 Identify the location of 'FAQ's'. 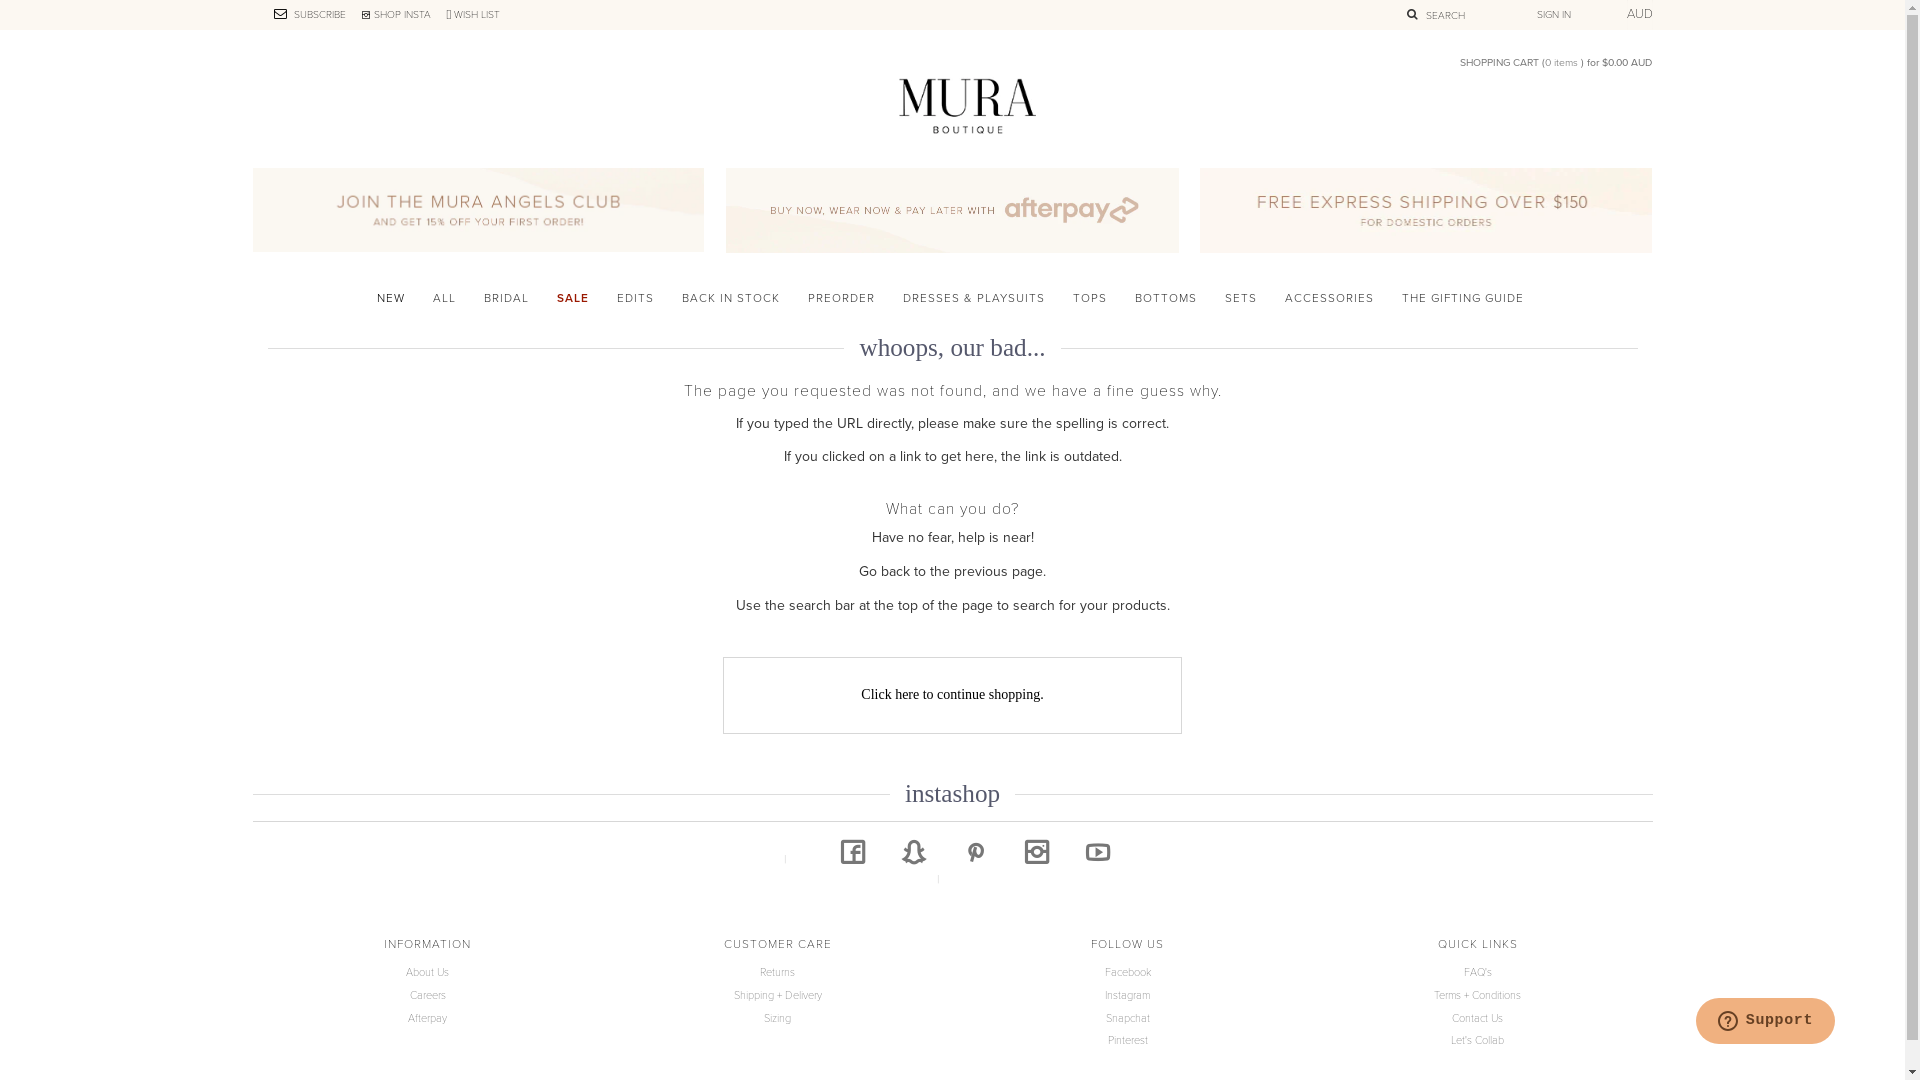
(1478, 971).